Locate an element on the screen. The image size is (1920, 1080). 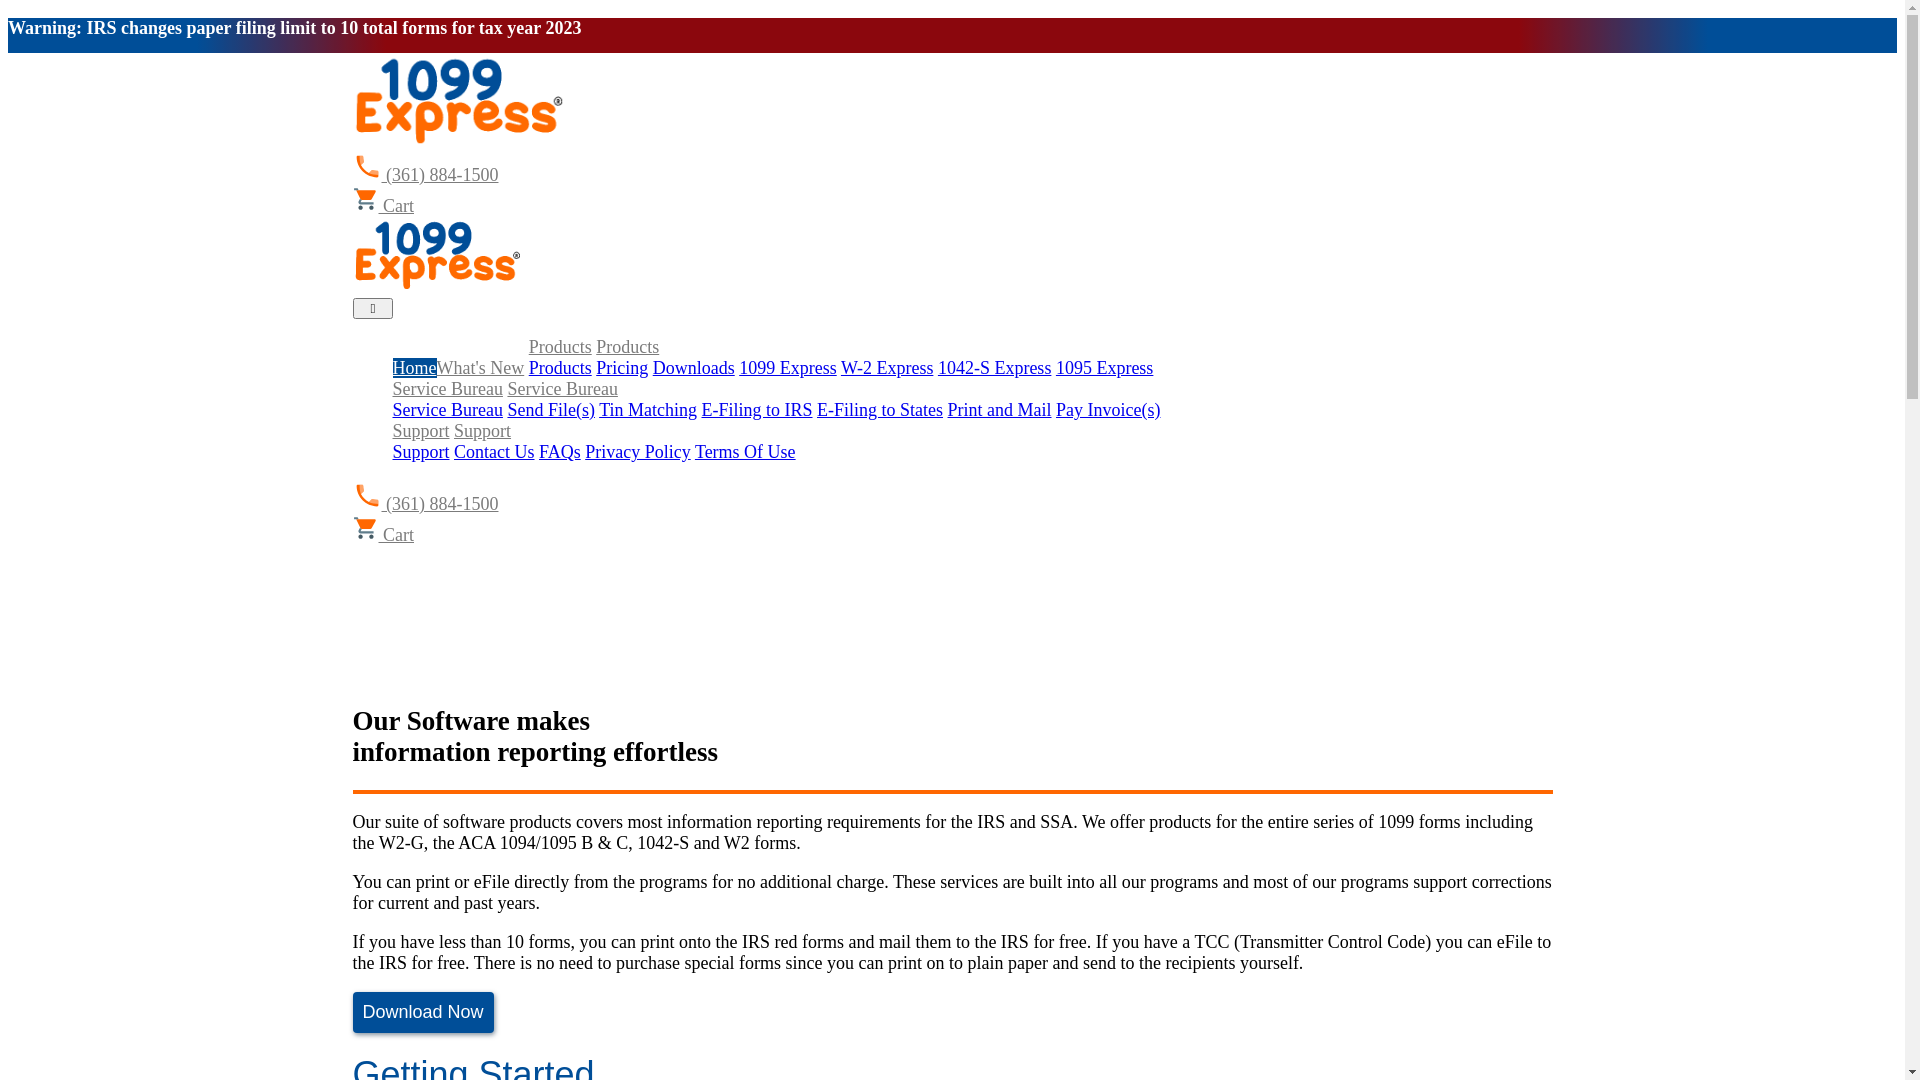
'Service Bureau' is located at coordinates (445, 389).